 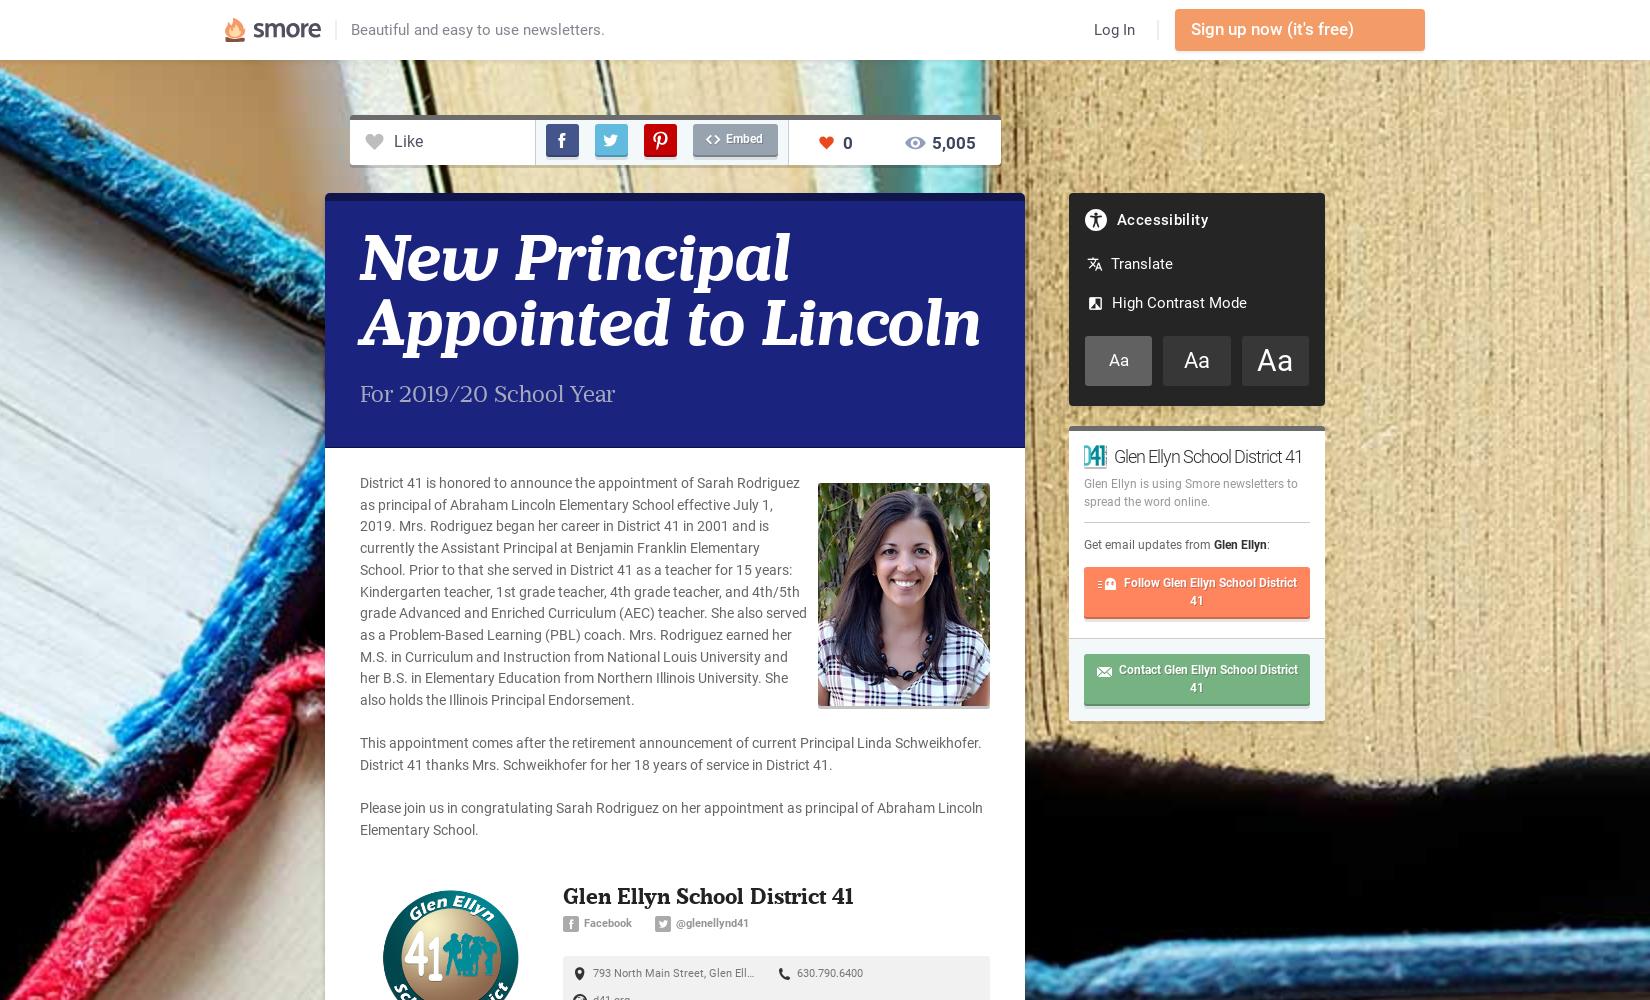 What do you see at coordinates (1093, 30) in the screenshot?
I see `'Log In'` at bounding box center [1093, 30].